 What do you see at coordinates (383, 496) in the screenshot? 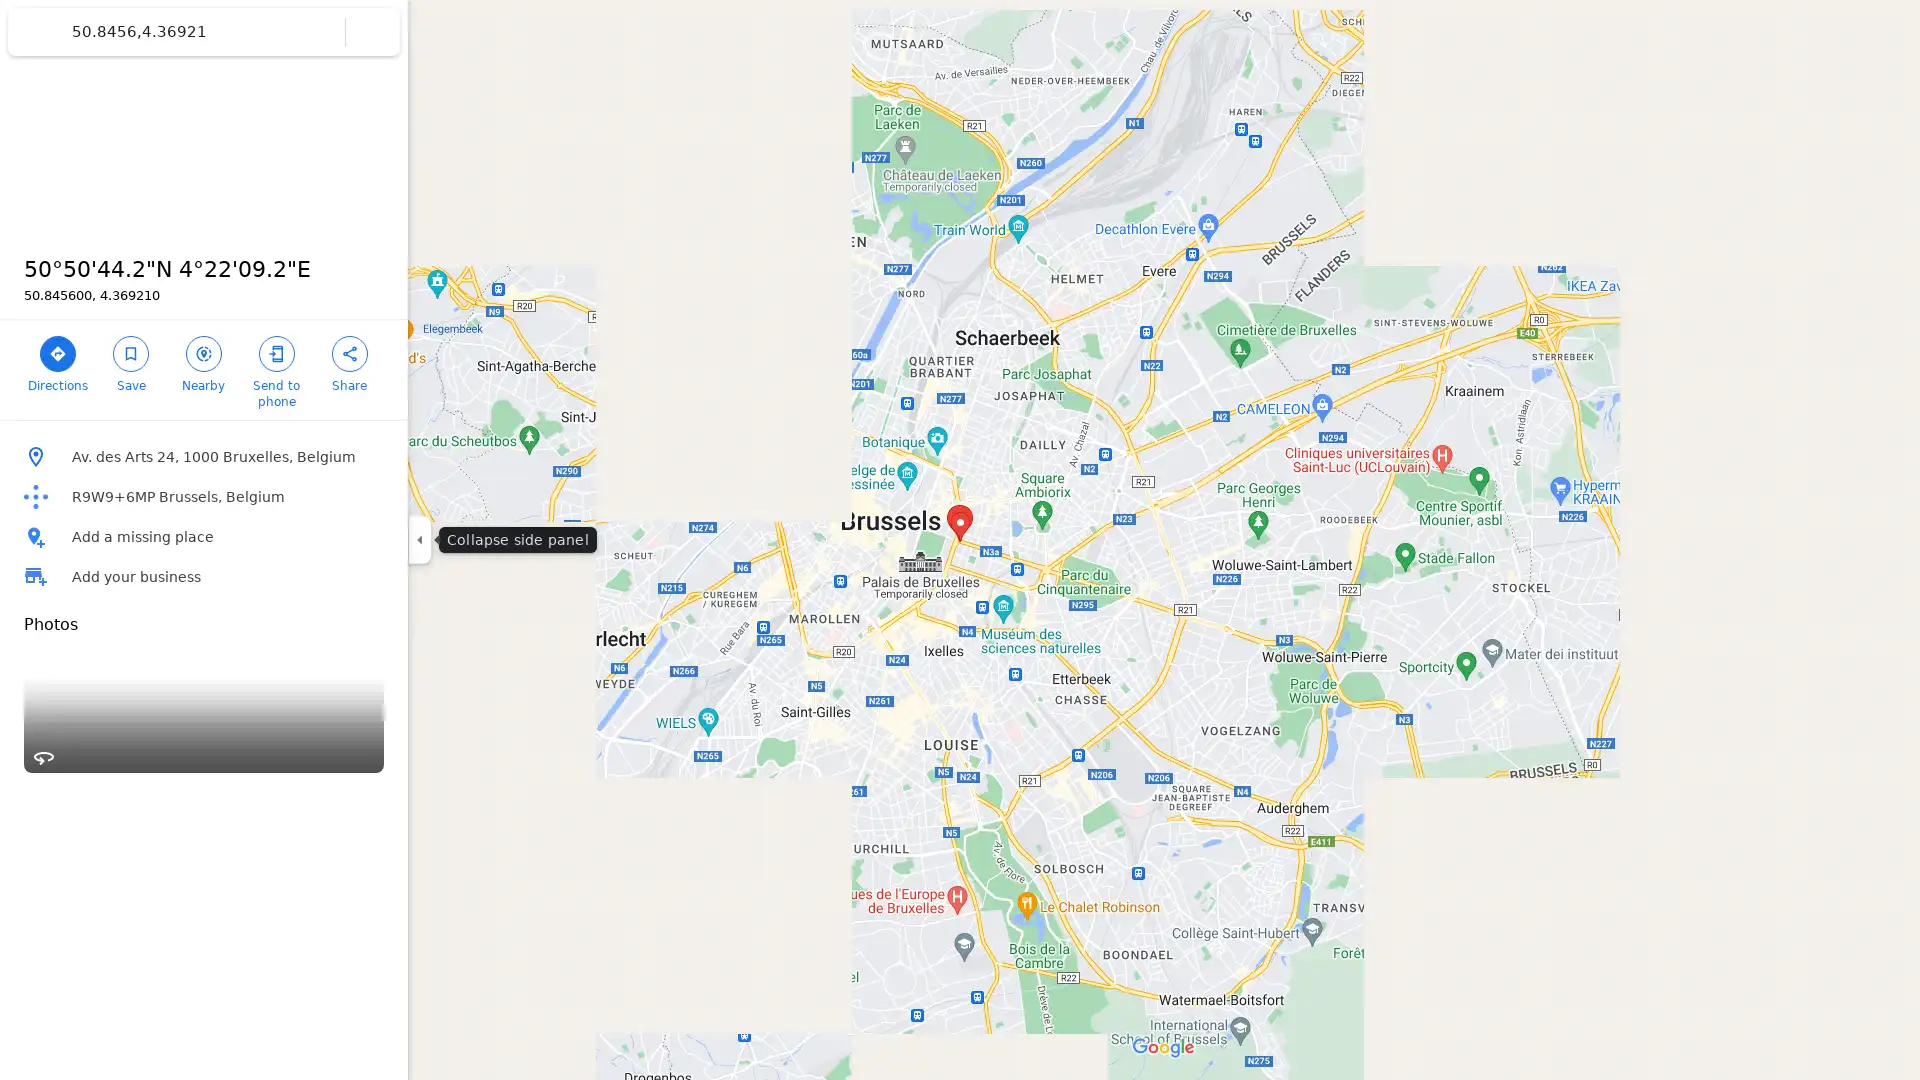
I see `Learn more about plus codes` at bounding box center [383, 496].